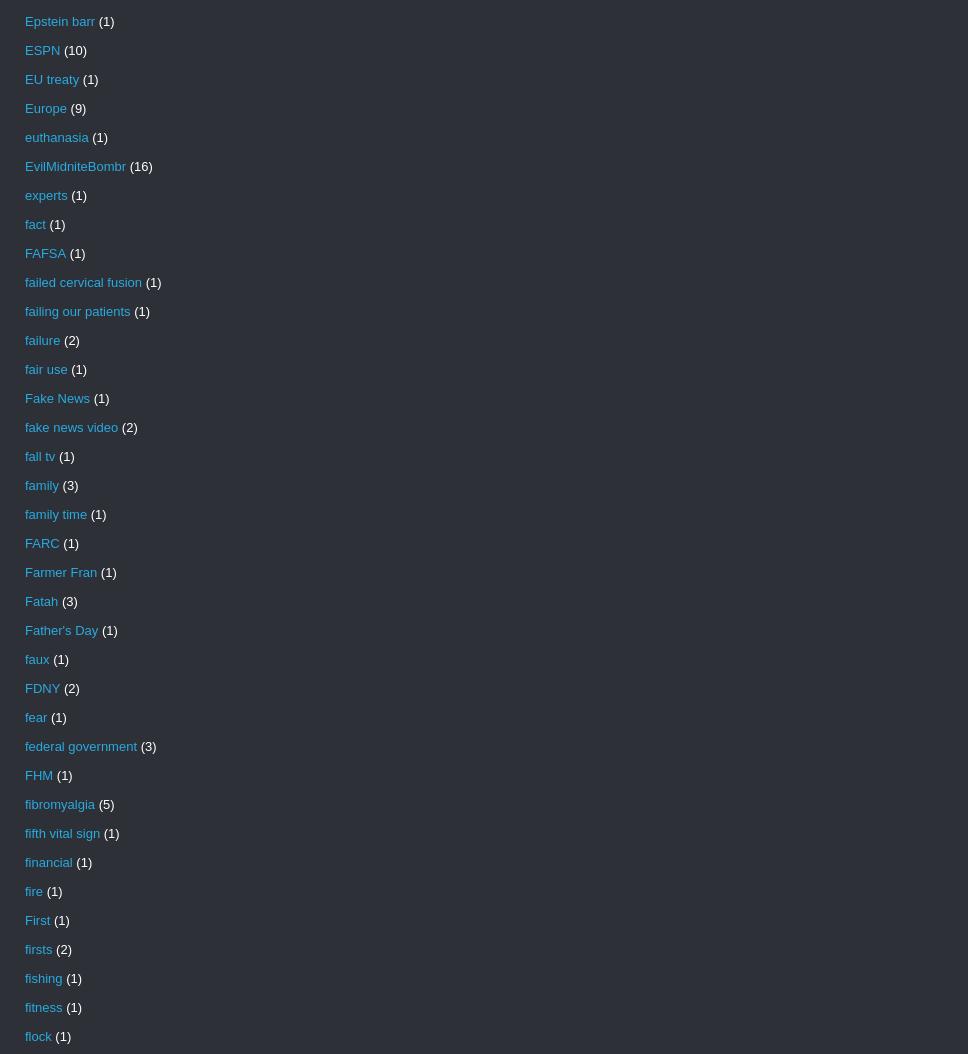  I want to click on 'fact', so click(35, 224).